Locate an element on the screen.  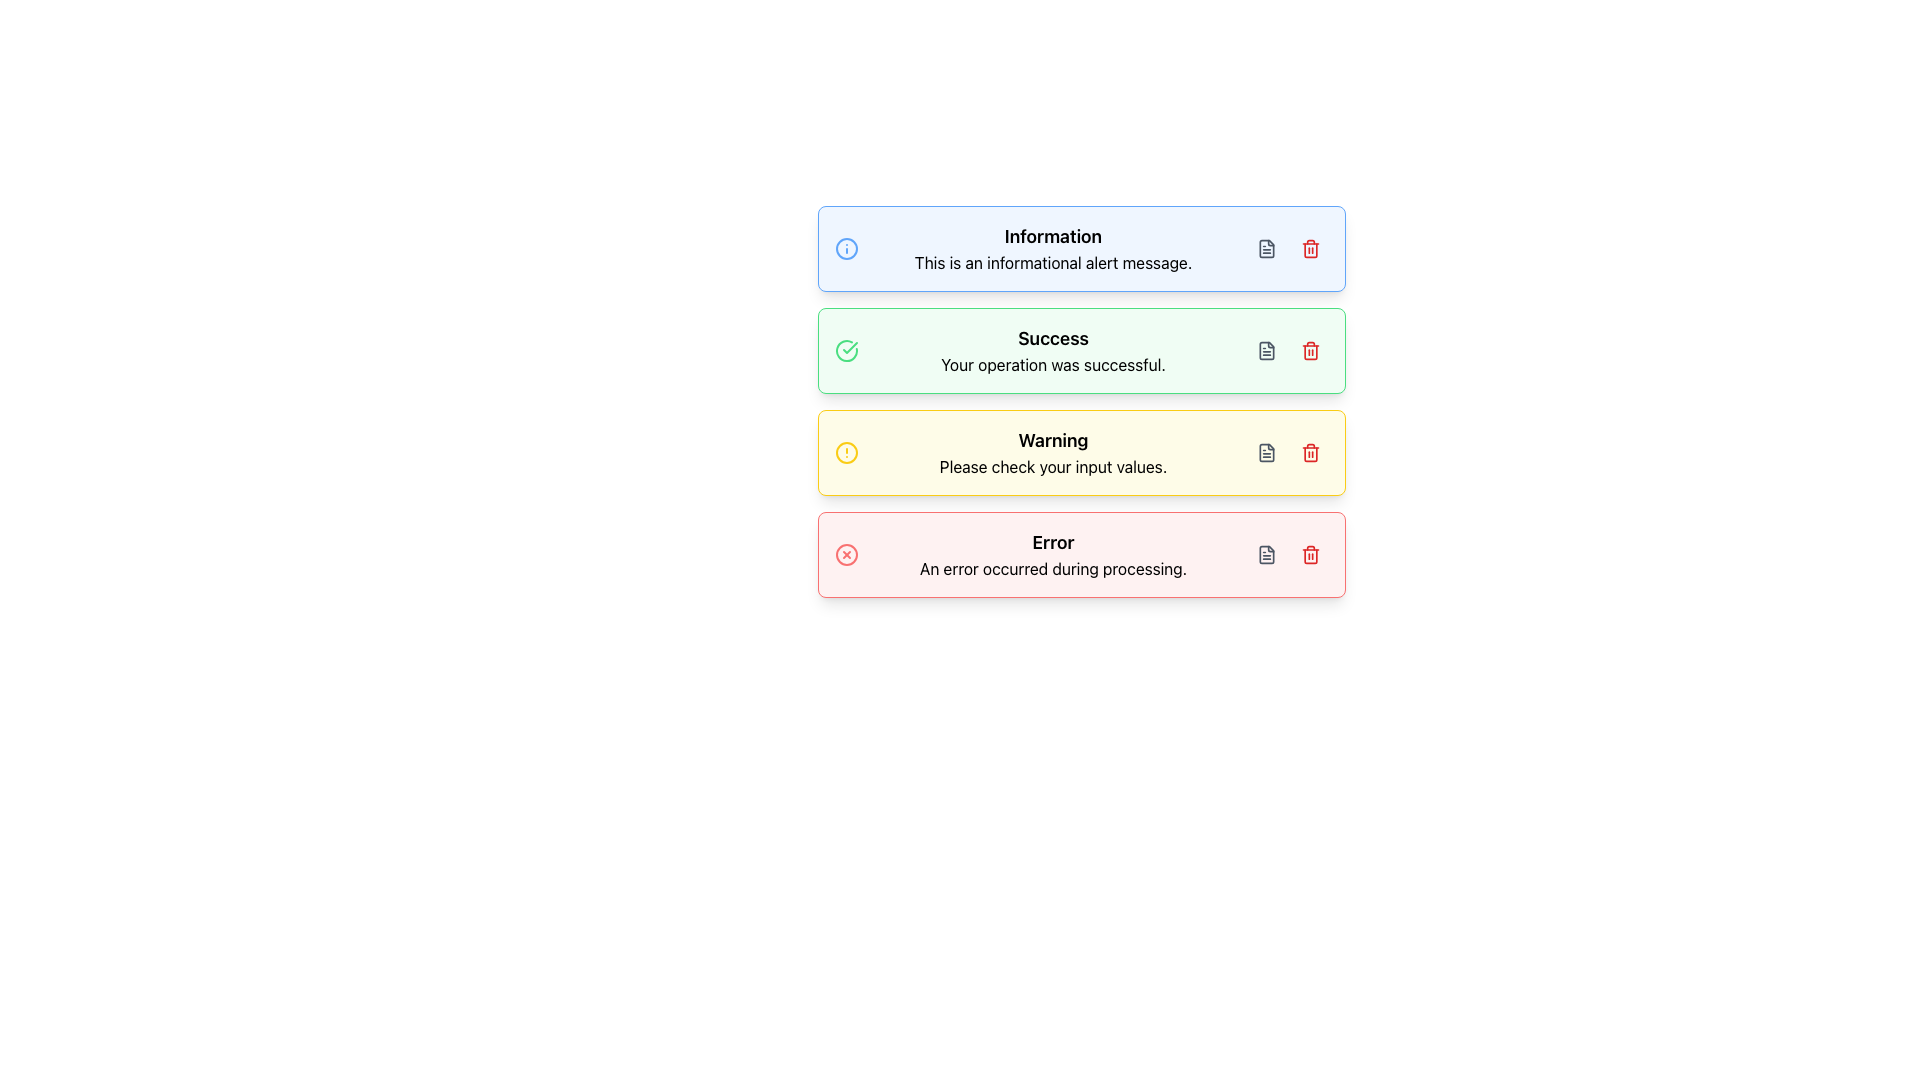
the design of the success icon located on the left side of the green 'Success' notification box is located at coordinates (849, 346).